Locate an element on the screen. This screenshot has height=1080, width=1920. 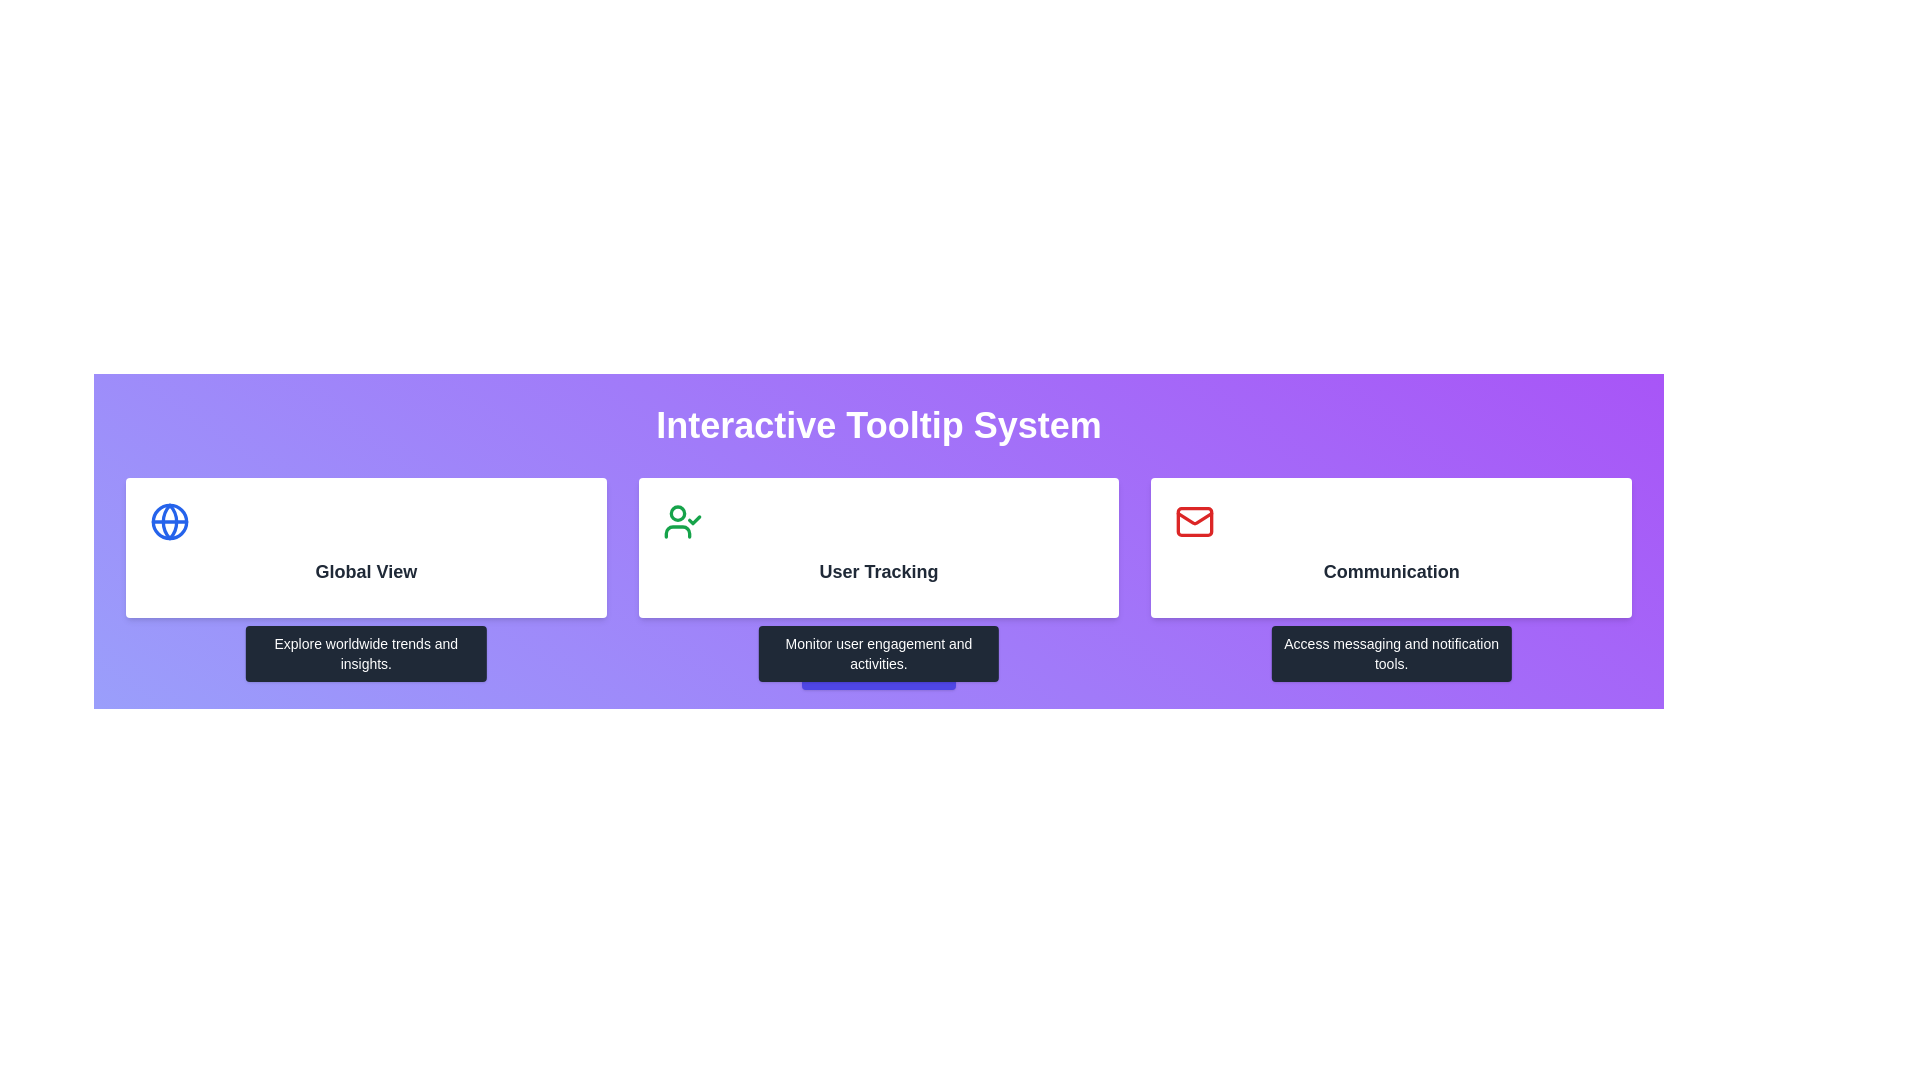
the bottom segment of the SVG graphic representing the user icon in the 'User Tracking' section of the second card is located at coordinates (677, 531).